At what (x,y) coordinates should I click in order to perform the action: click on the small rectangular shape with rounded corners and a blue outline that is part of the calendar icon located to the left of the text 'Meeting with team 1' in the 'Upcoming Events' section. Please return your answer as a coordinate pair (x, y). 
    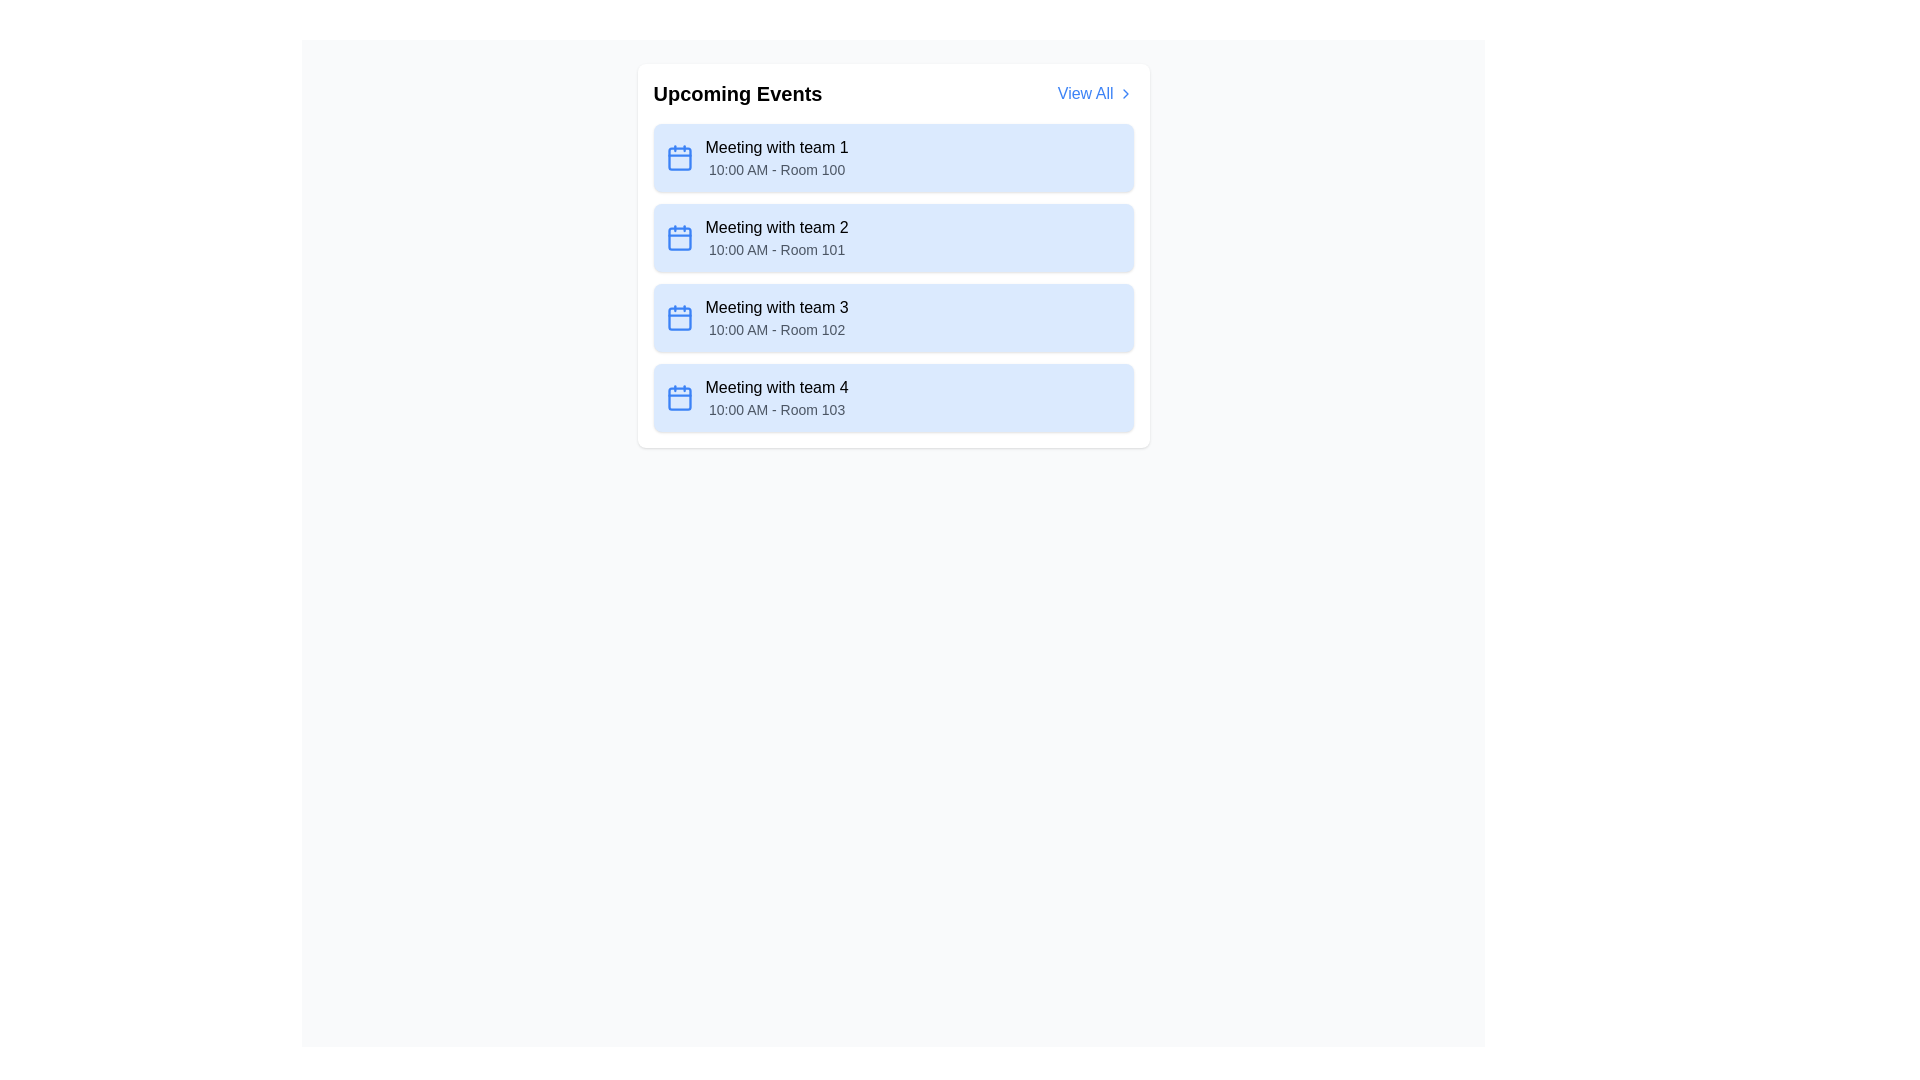
    Looking at the image, I should click on (679, 158).